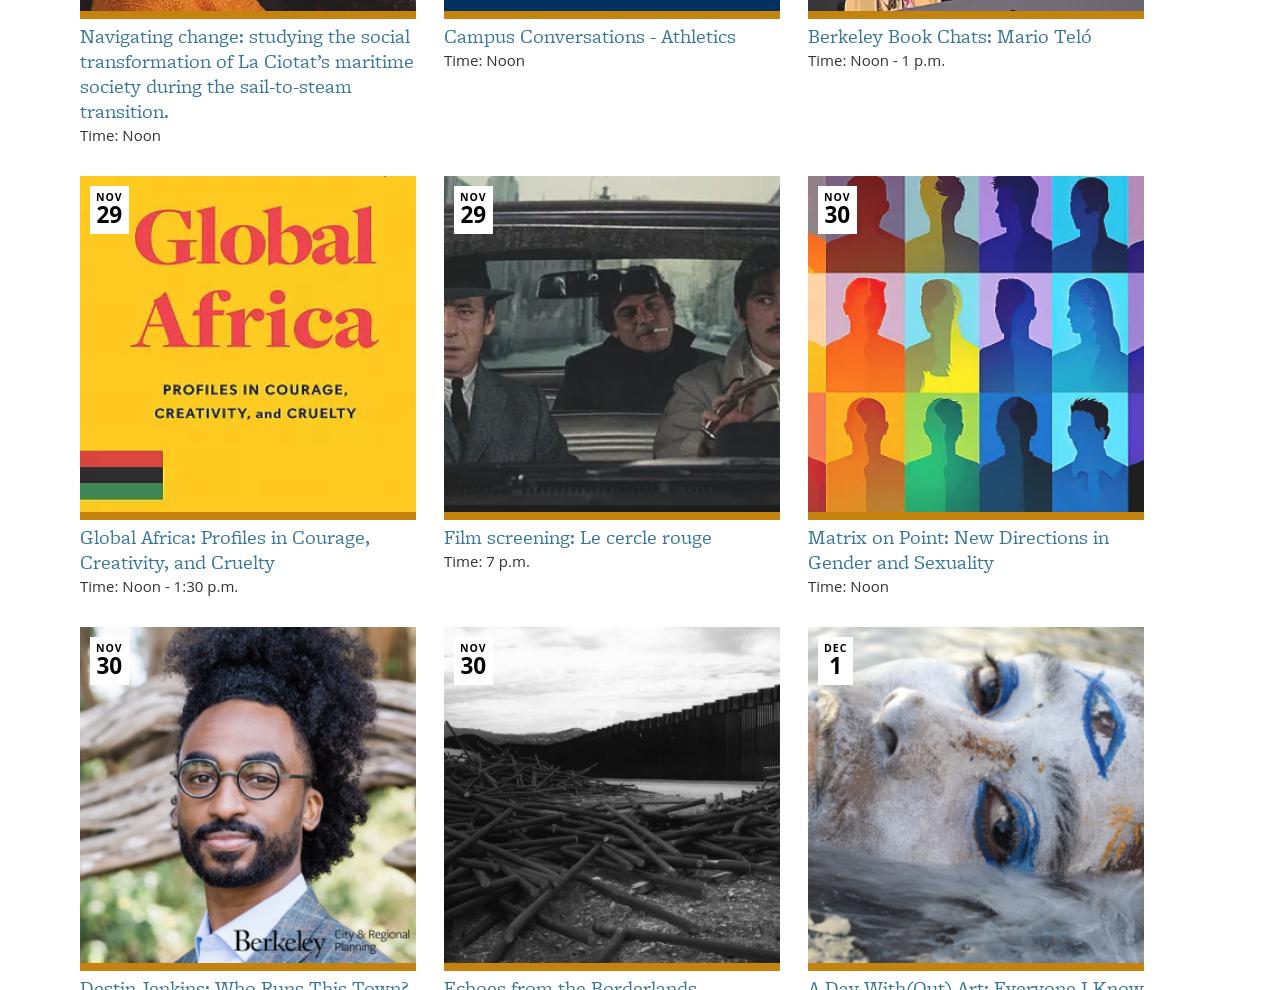 This screenshot has width=1280, height=990. I want to click on '1', so click(835, 665).